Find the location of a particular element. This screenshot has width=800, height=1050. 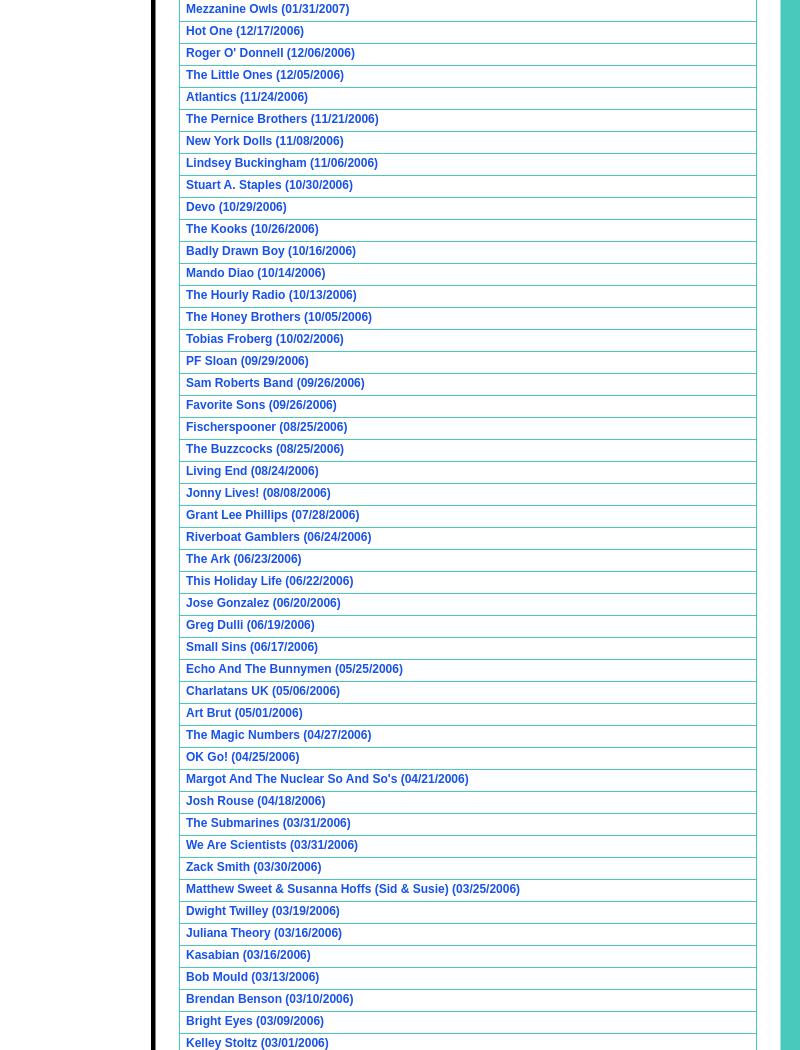

'Living End (08/24/2006)' is located at coordinates (251, 471).